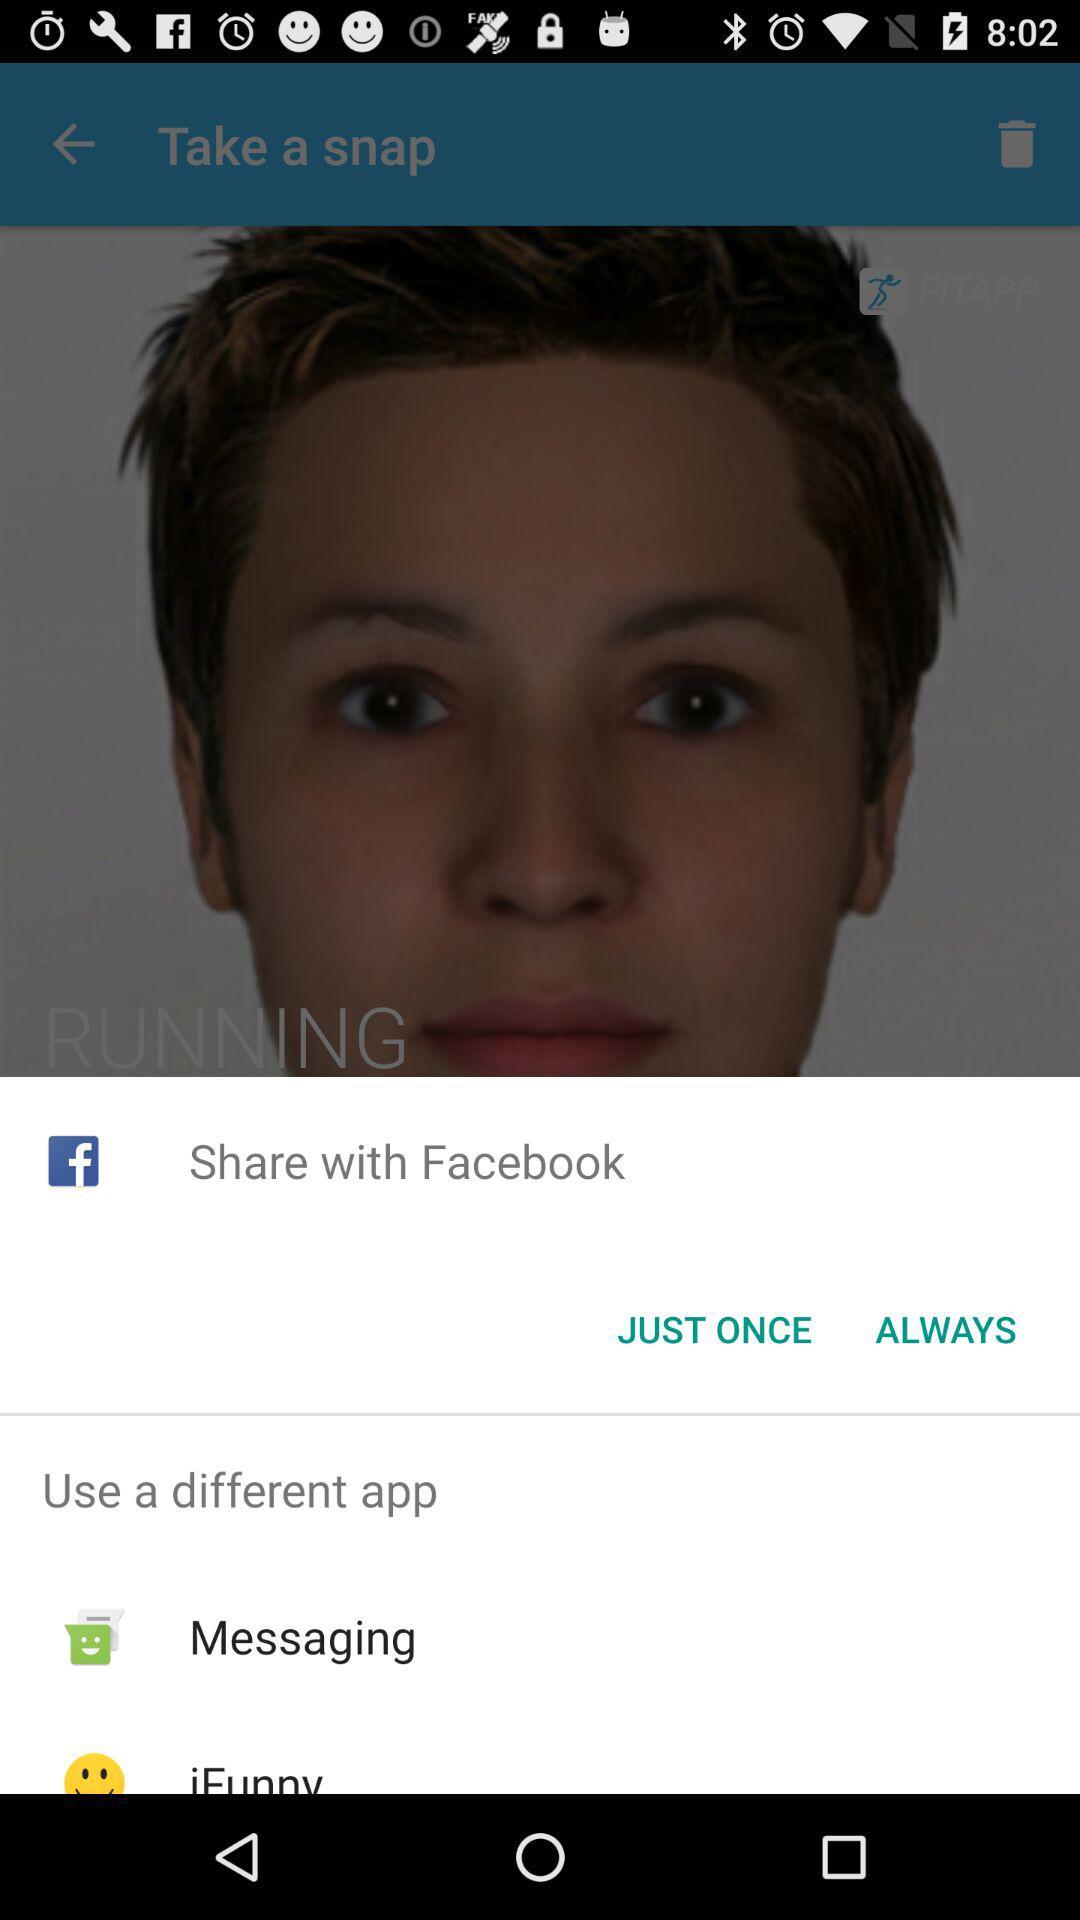 The width and height of the screenshot is (1080, 1920). Describe the element at coordinates (945, 1329) in the screenshot. I see `icon to the right of the just once icon` at that location.